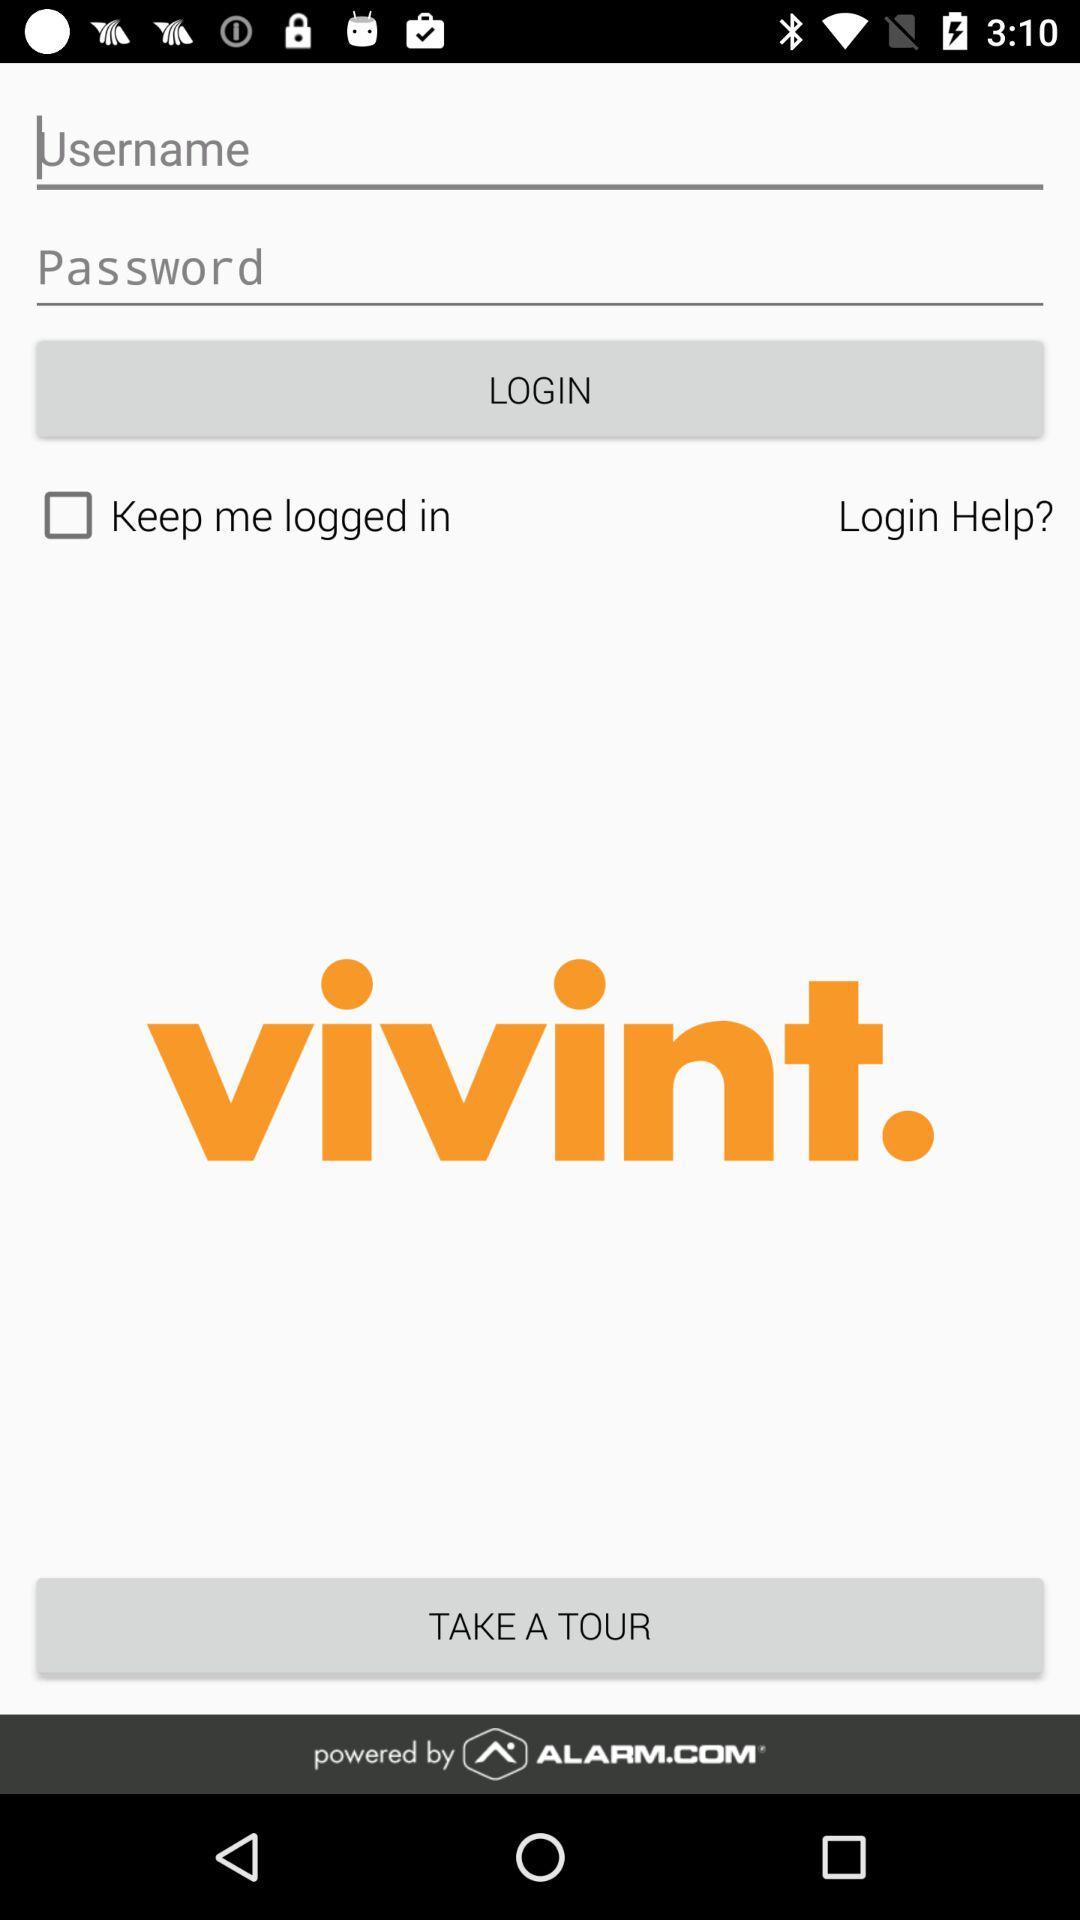 This screenshot has height=1920, width=1080. I want to click on the login help? item, so click(945, 514).